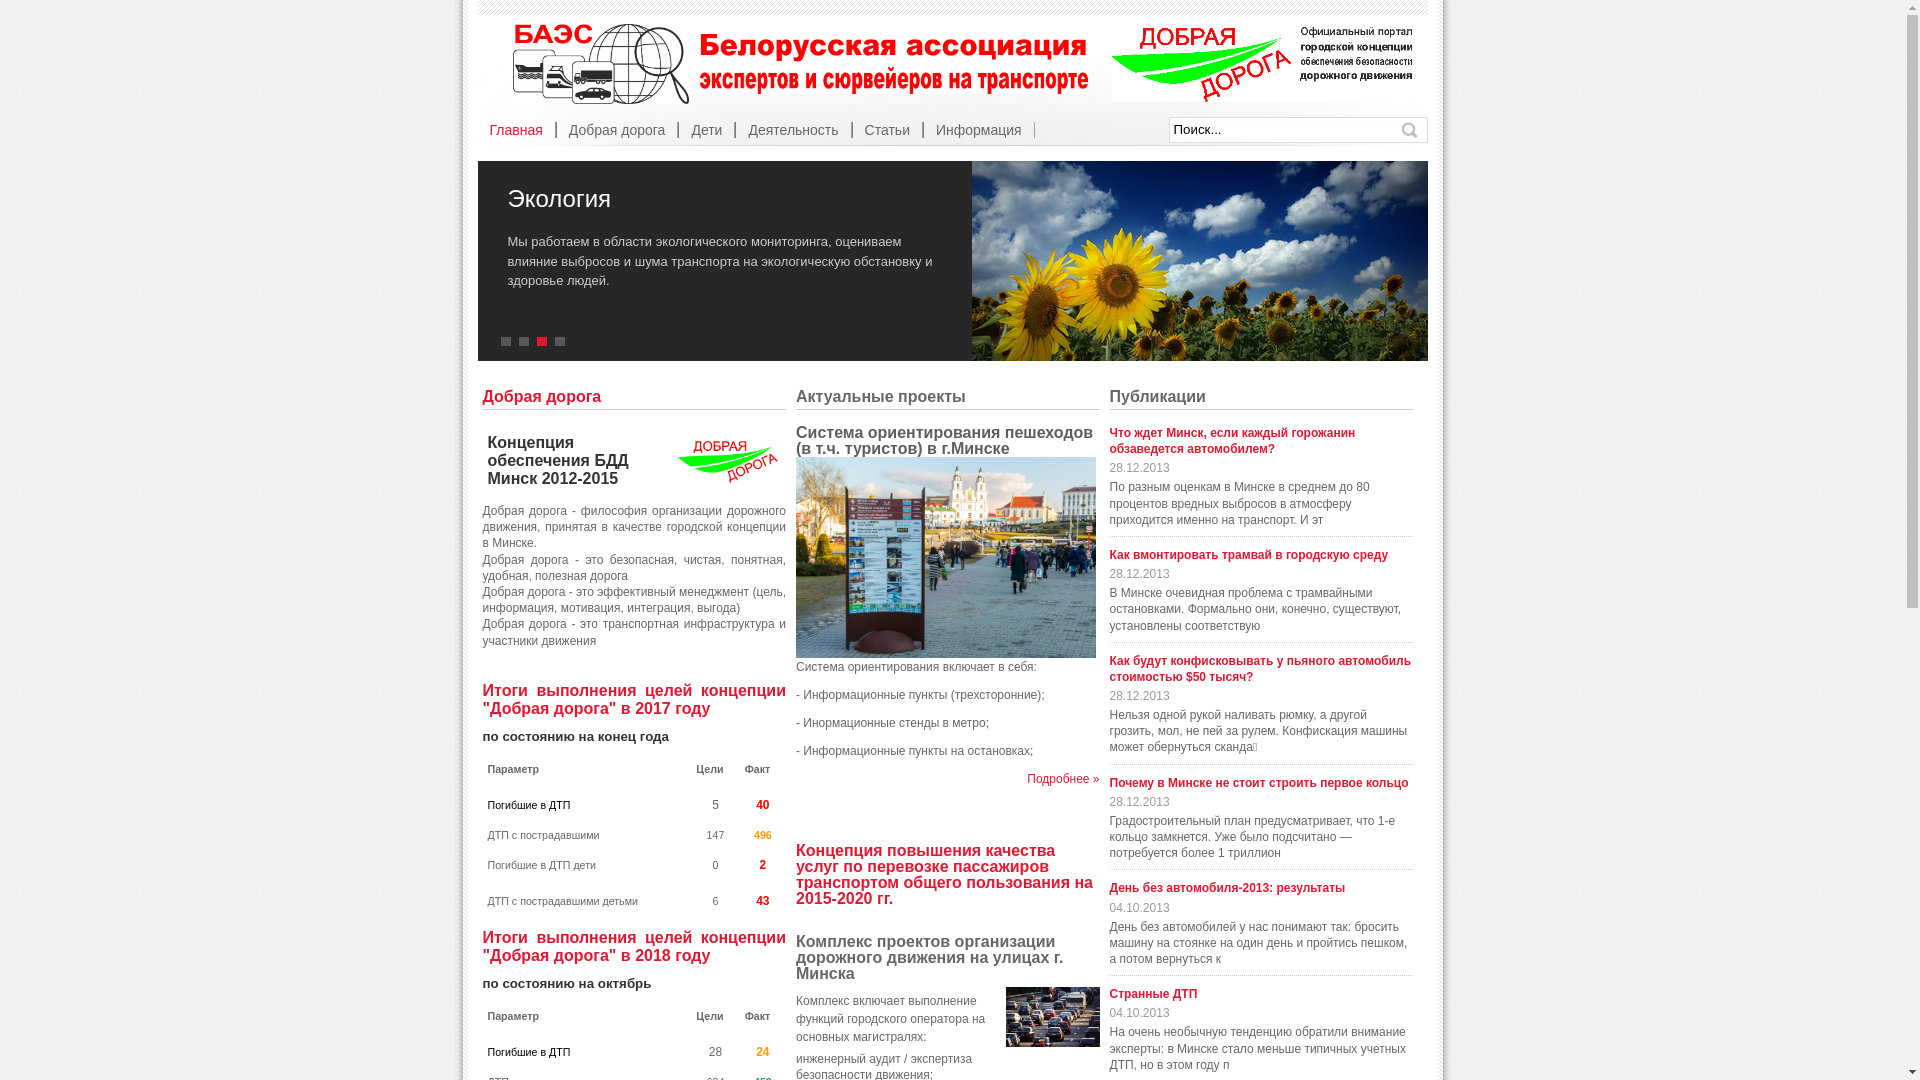  What do you see at coordinates (536, 341) in the screenshot?
I see `'3'` at bounding box center [536, 341].